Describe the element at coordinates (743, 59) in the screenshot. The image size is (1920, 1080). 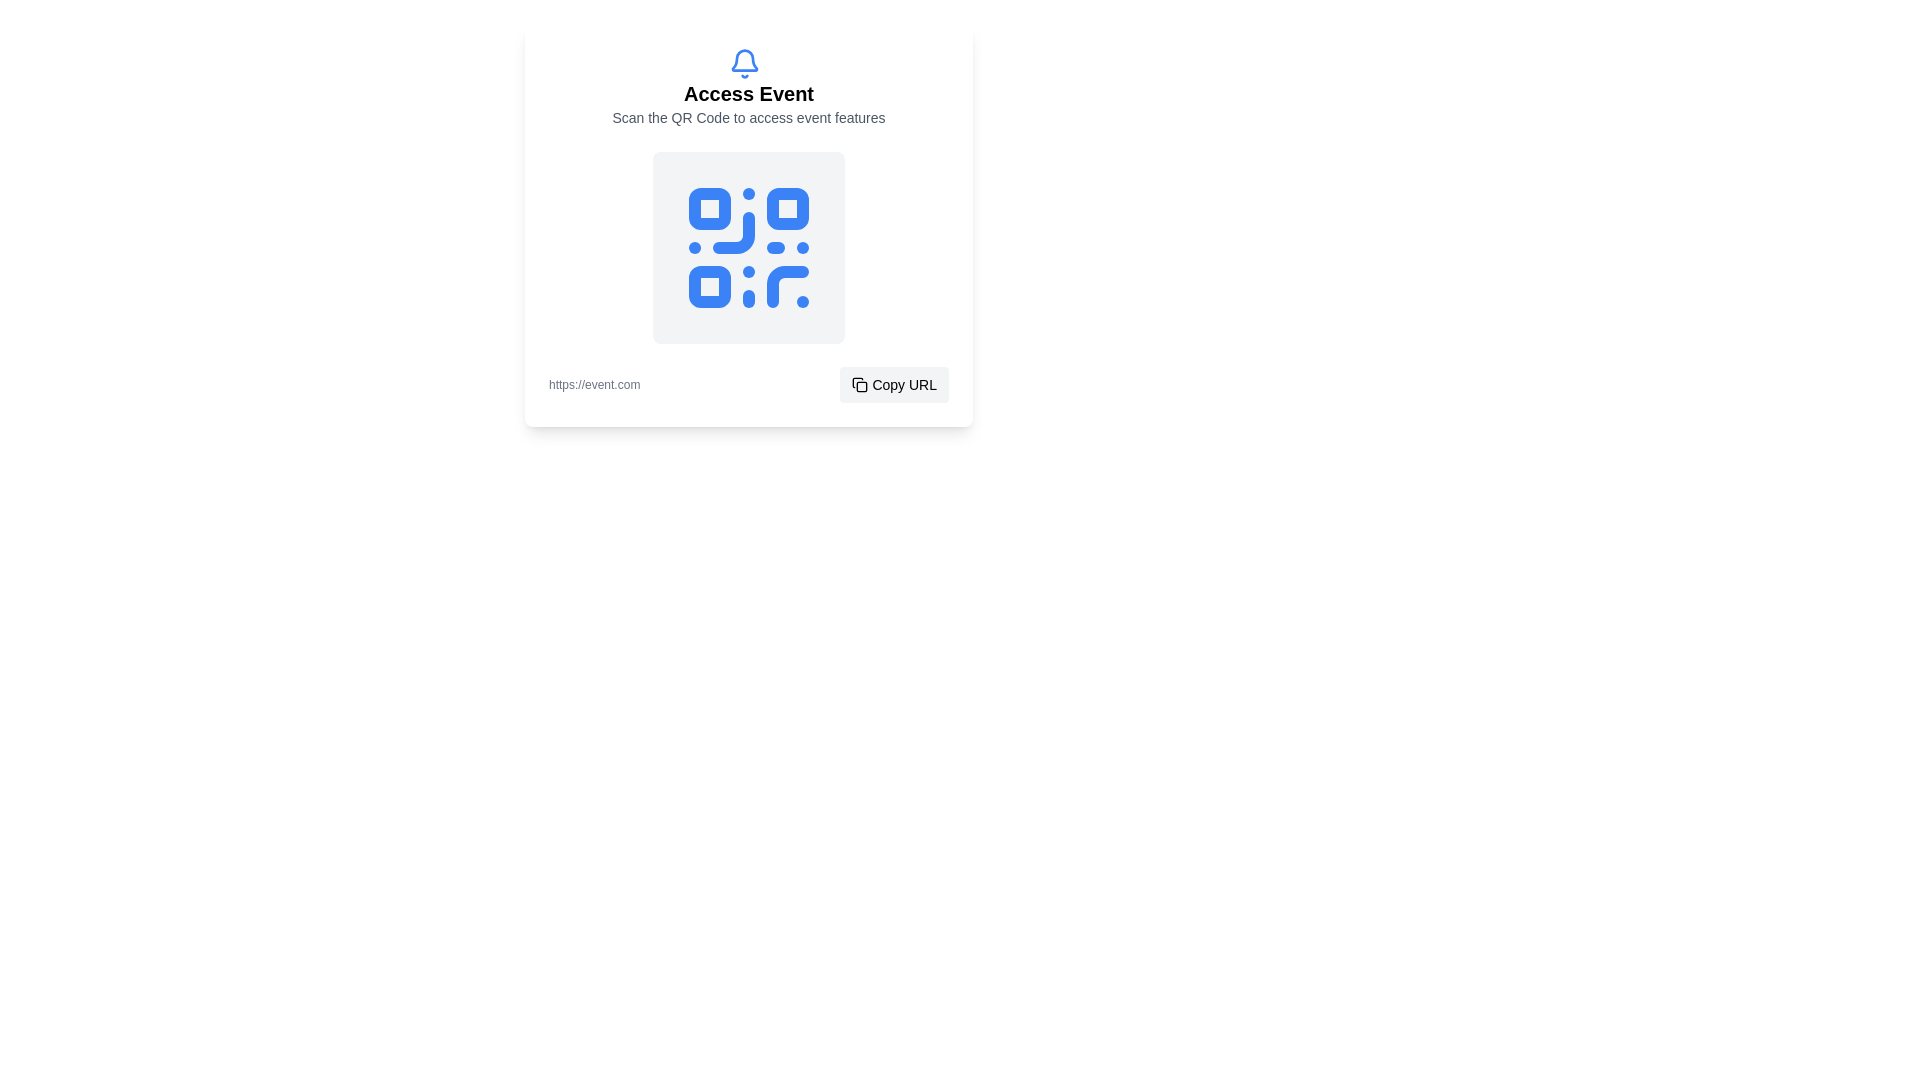
I see `the blue bell icon component located near the top-right corner of the interface` at that location.